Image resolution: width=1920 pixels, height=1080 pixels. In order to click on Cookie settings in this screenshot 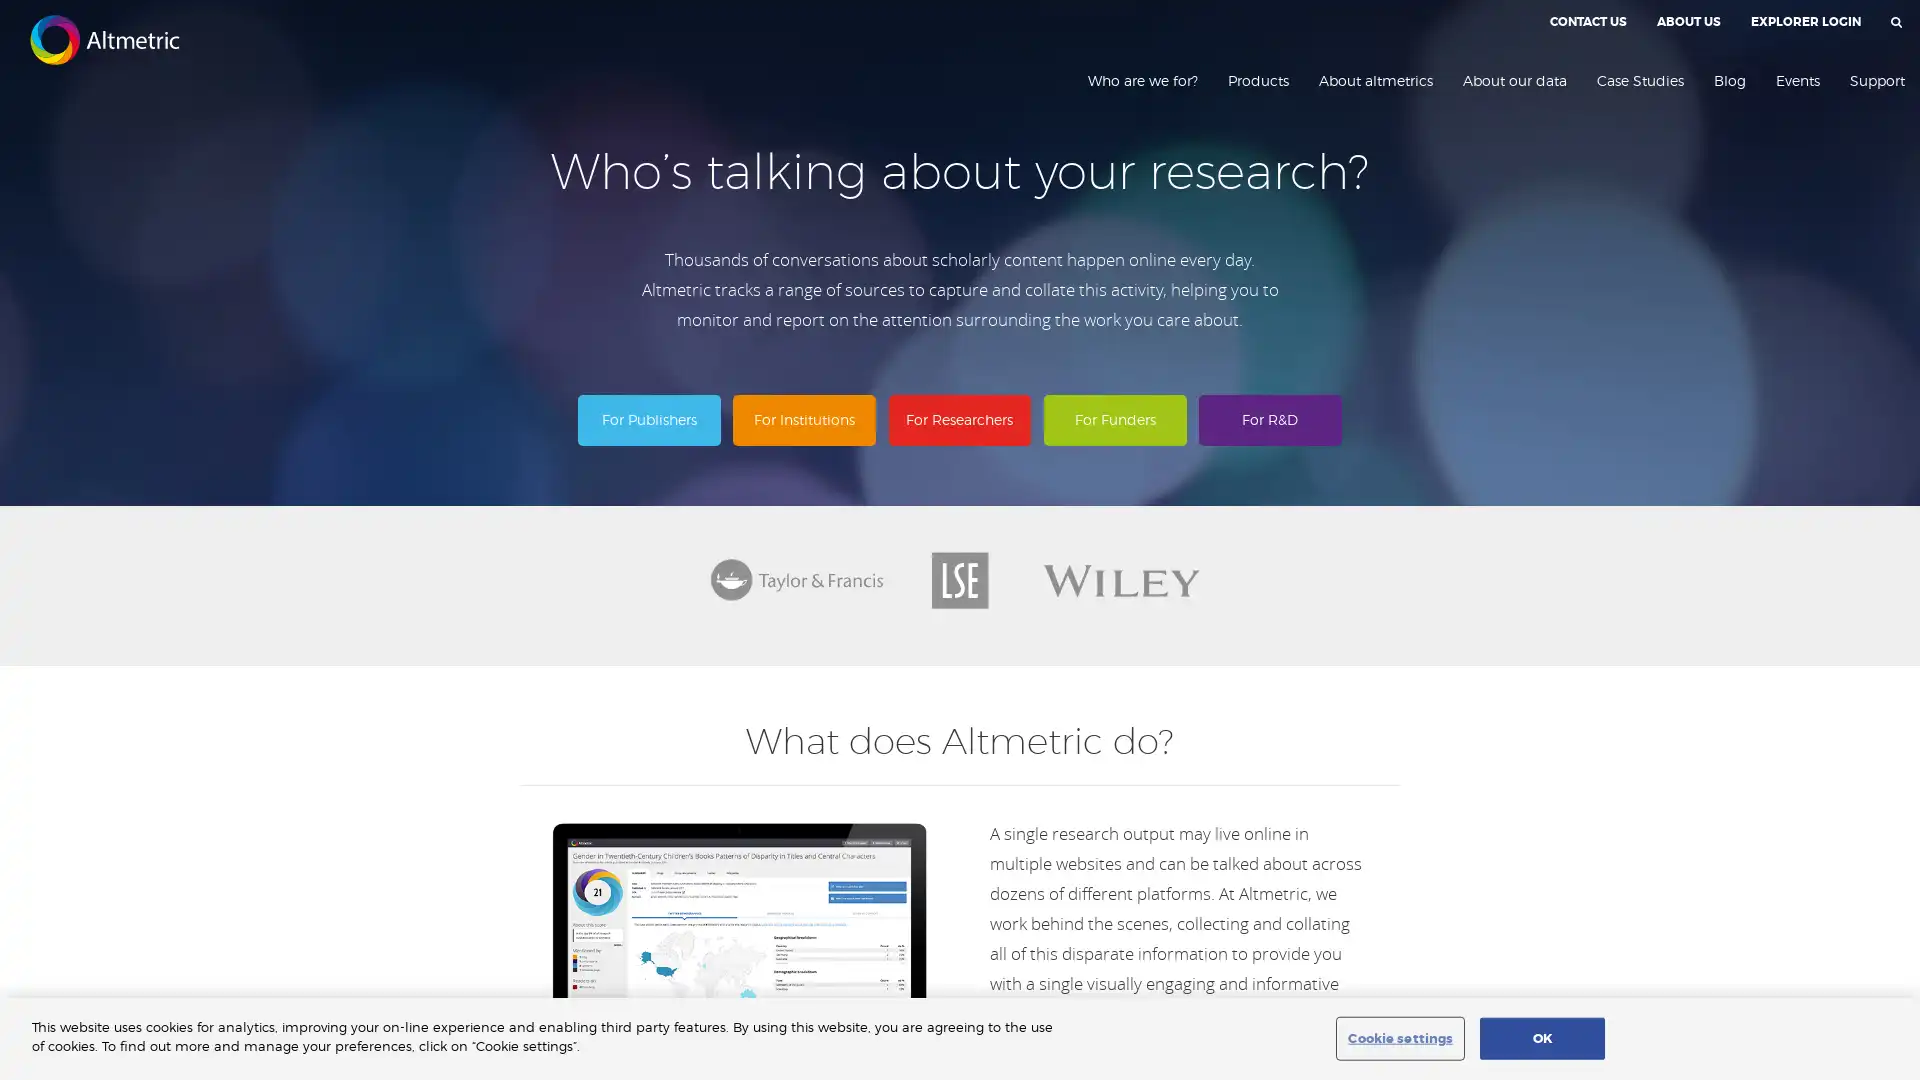, I will do `click(1399, 1036)`.